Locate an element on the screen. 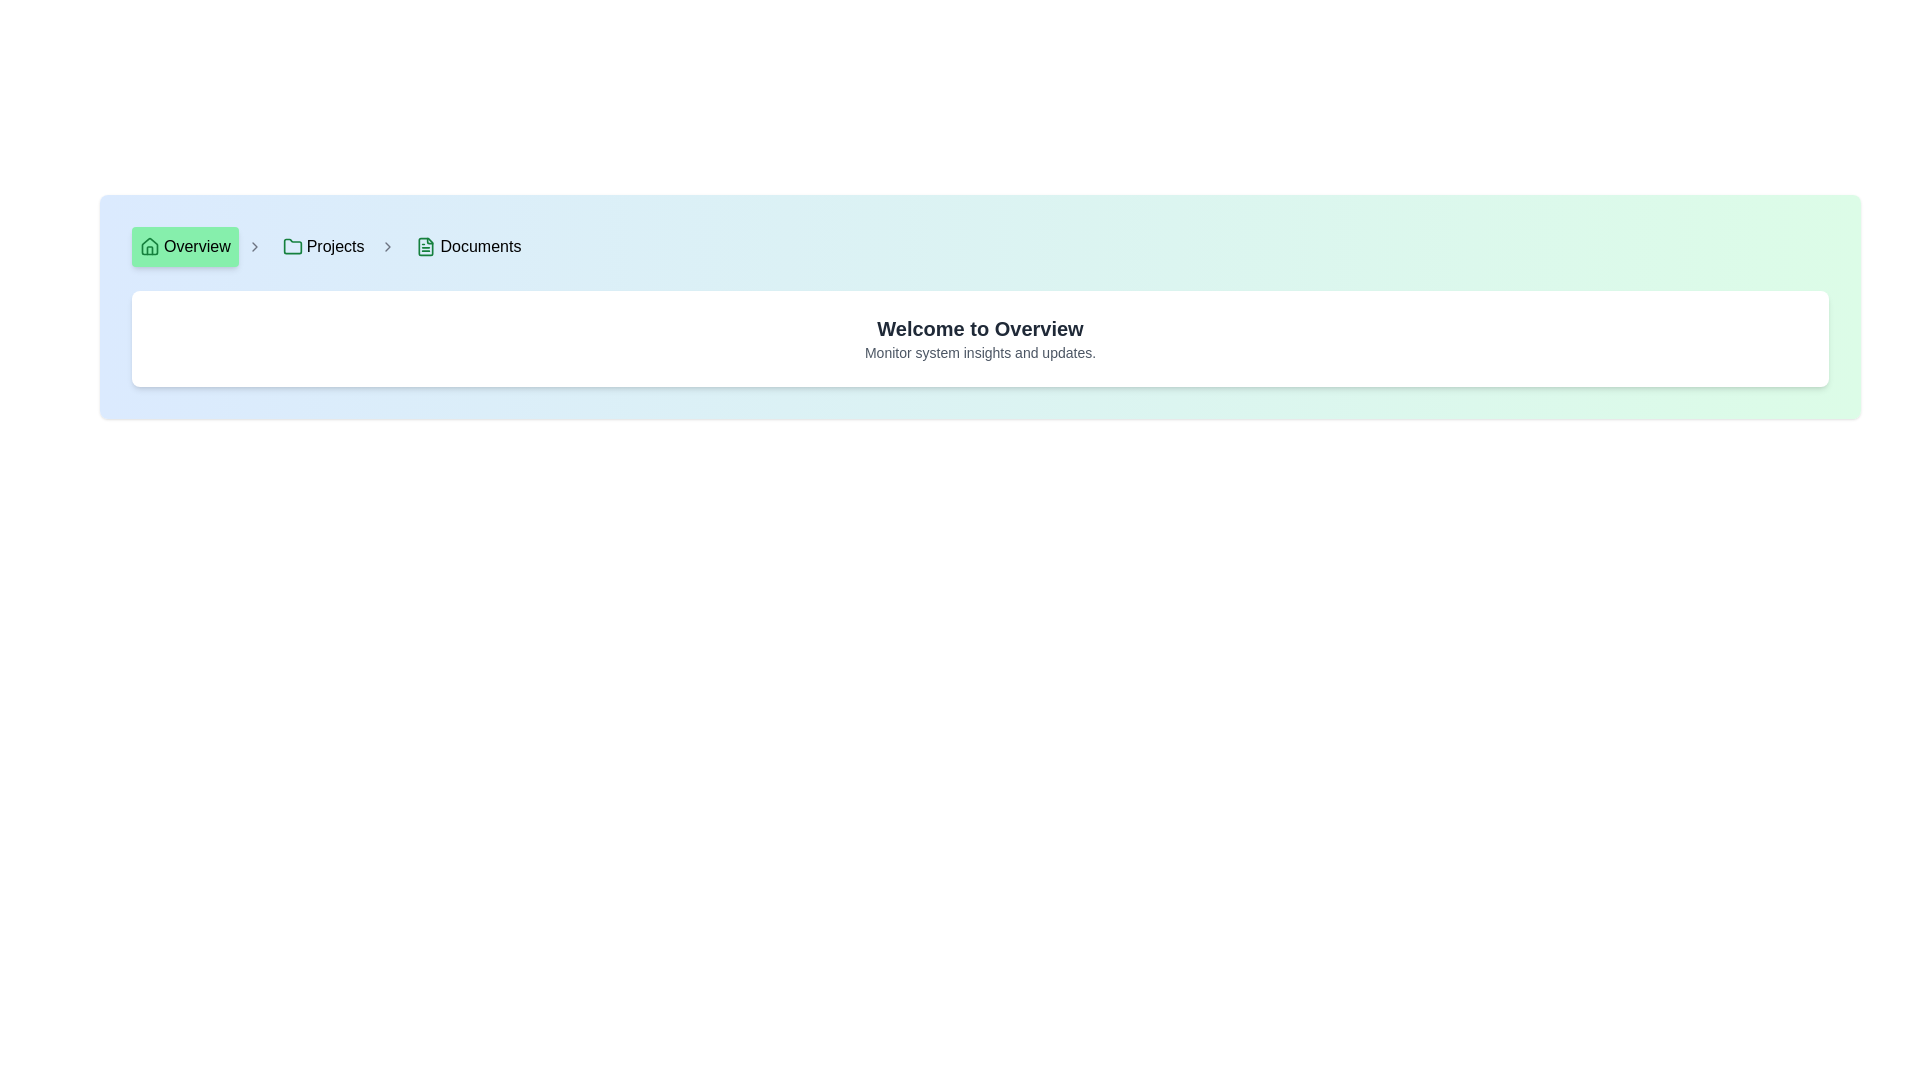 The image size is (1920, 1080). the document icon, which is a green SVG graphic located to the left of the 'Documents' text in the breadcrumb navigation bar is located at coordinates (425, 245).